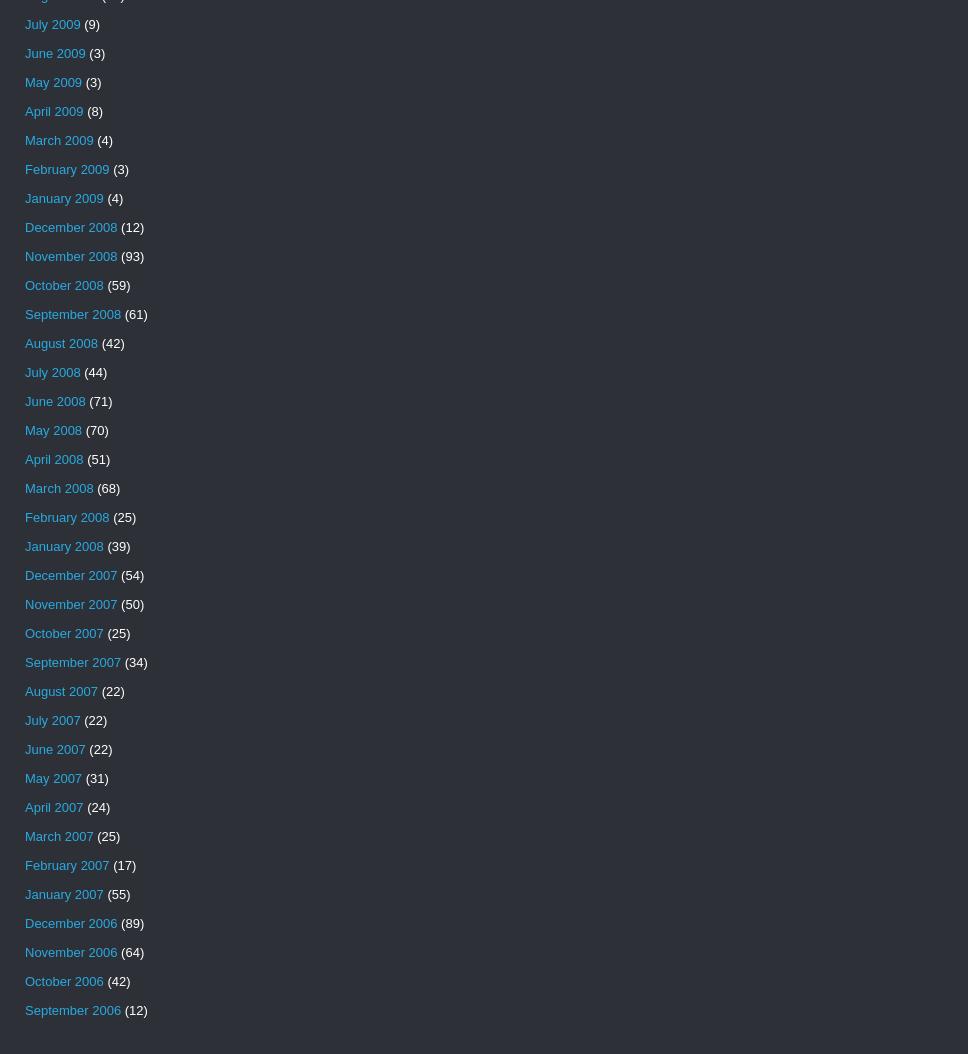 Image resolution: width=968 pixels, height=1054 pixels. I want to click on '(24)', so click(96, 806).